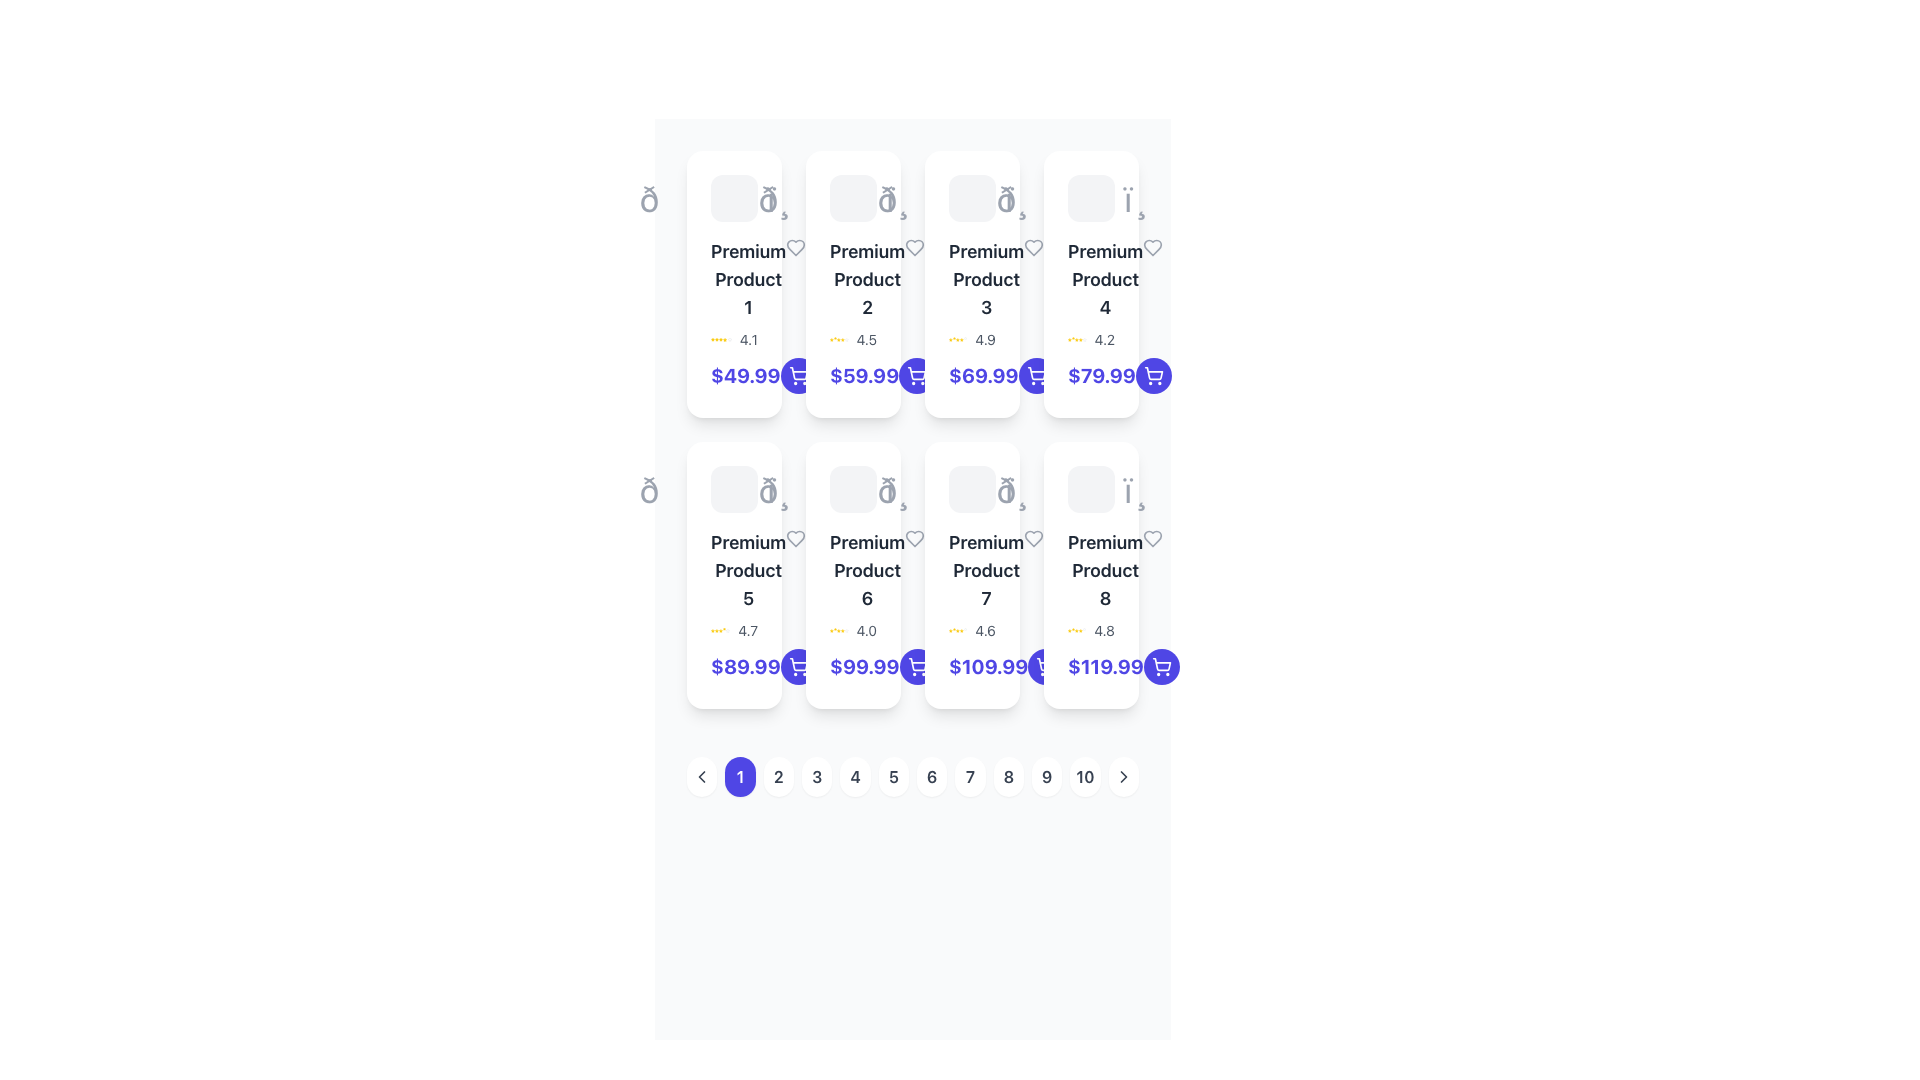 Image resolution: width=1920 pixels, height=1080 pixels. I want to click on the fifth star icon in the rating system of the Premium Product 2 card to interact with the product's rating, so click(842, 338).